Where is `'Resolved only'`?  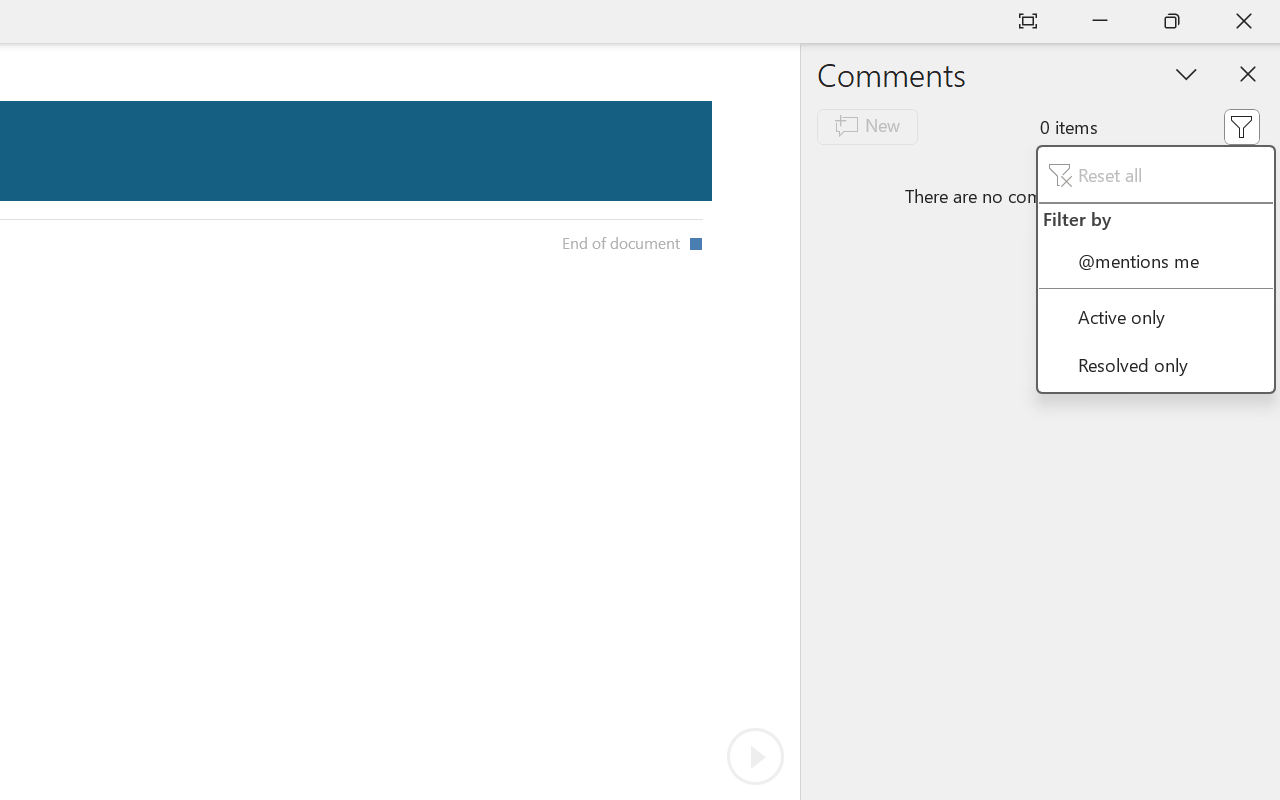
'Resolved only' is located at coordinates (1155, 364).